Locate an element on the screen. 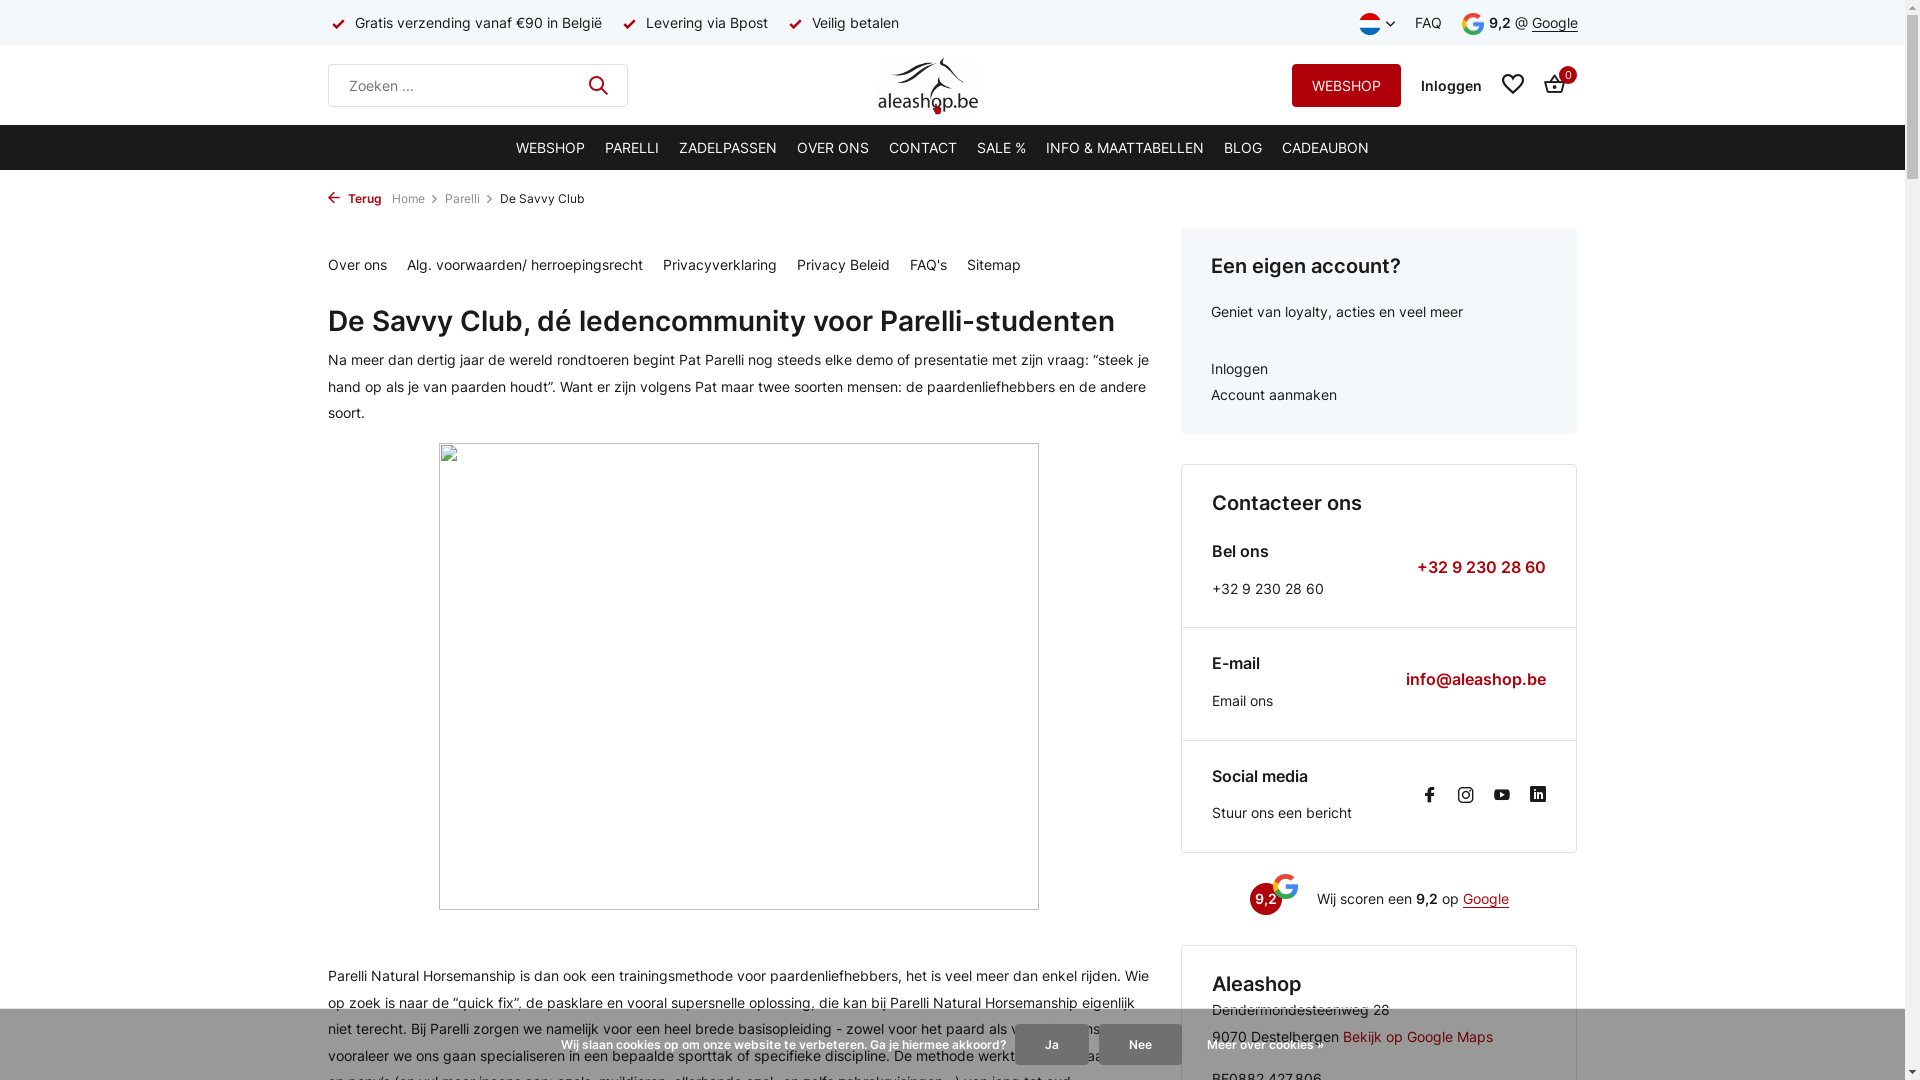 This screenshot has height=1080, width=1920. 'linkedin2' is located at coordinates (1536, 794).